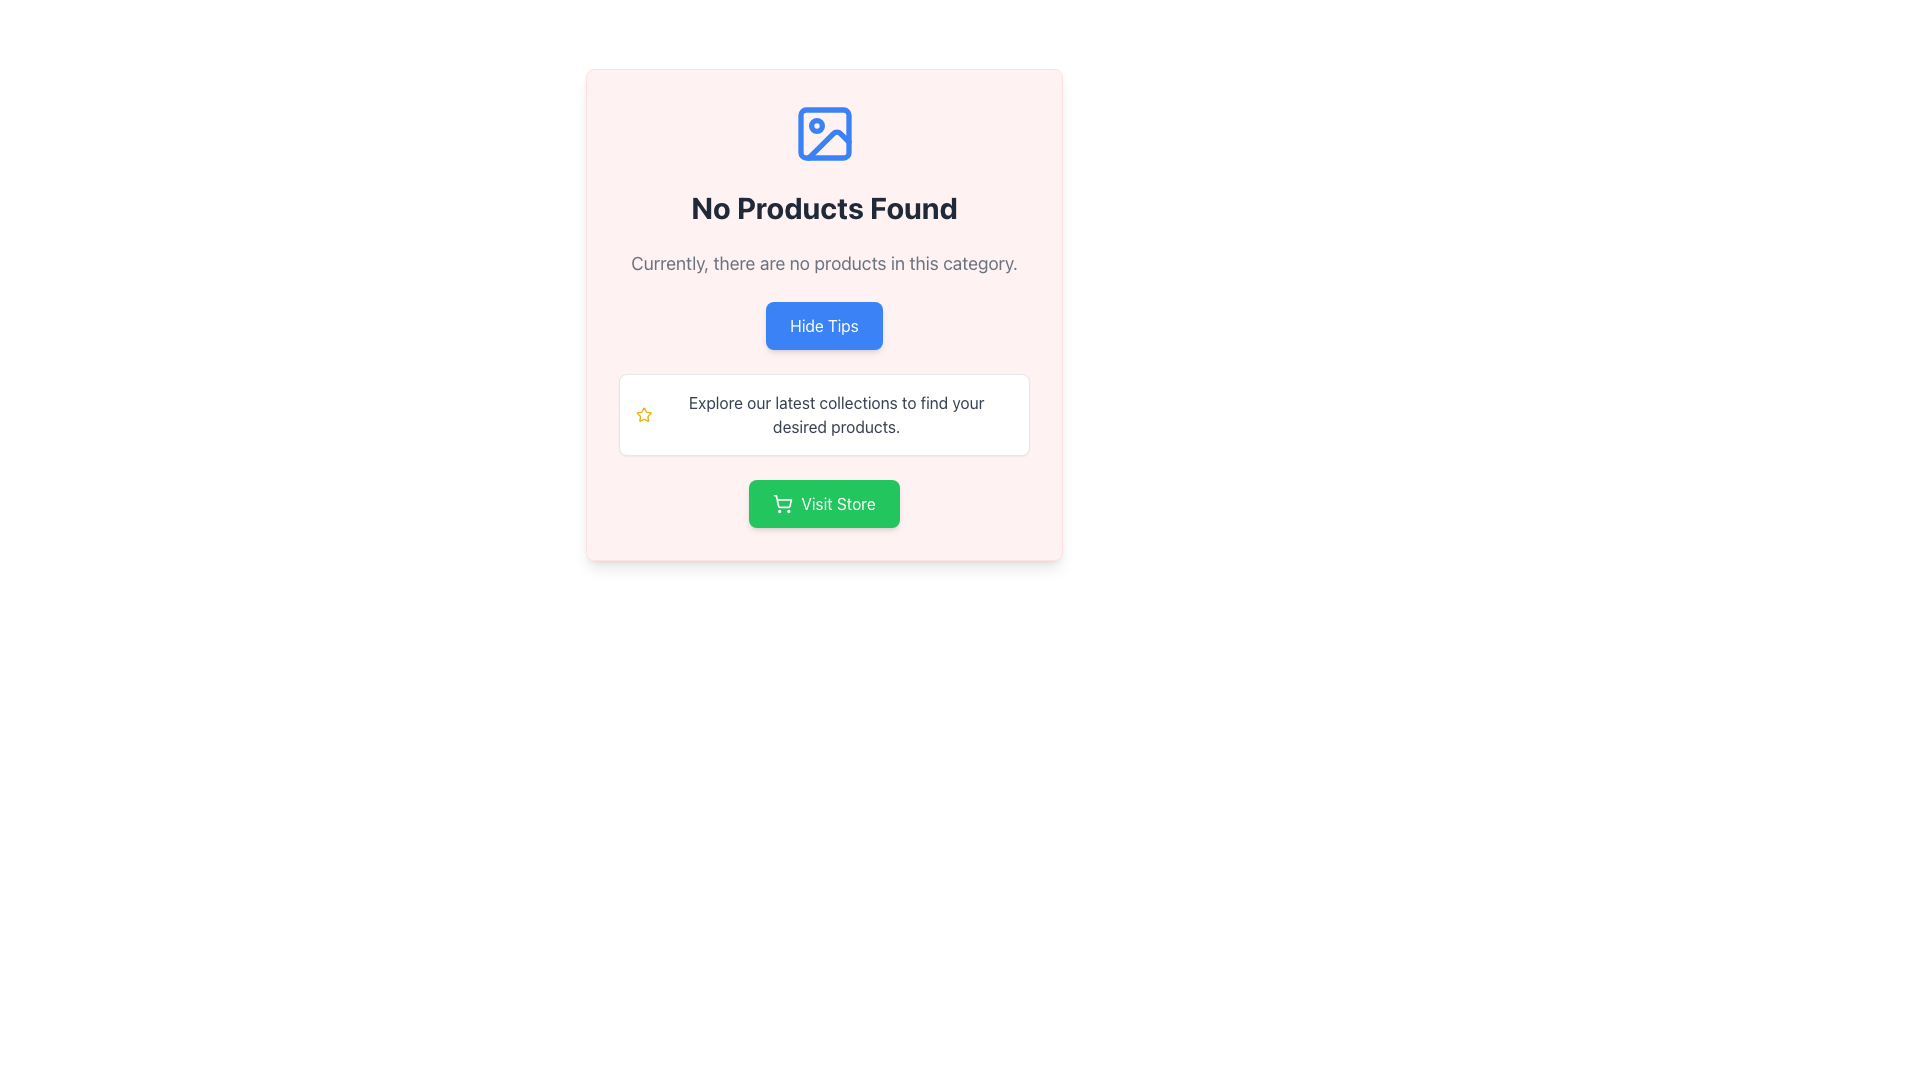 This screenshot has width=1920, height=1080. What do you see at coordinates (824, 262) in the screenshot?
I see `the text block that reads 'Currently, there are no products in this category.'` at bounding box center [824, 262].